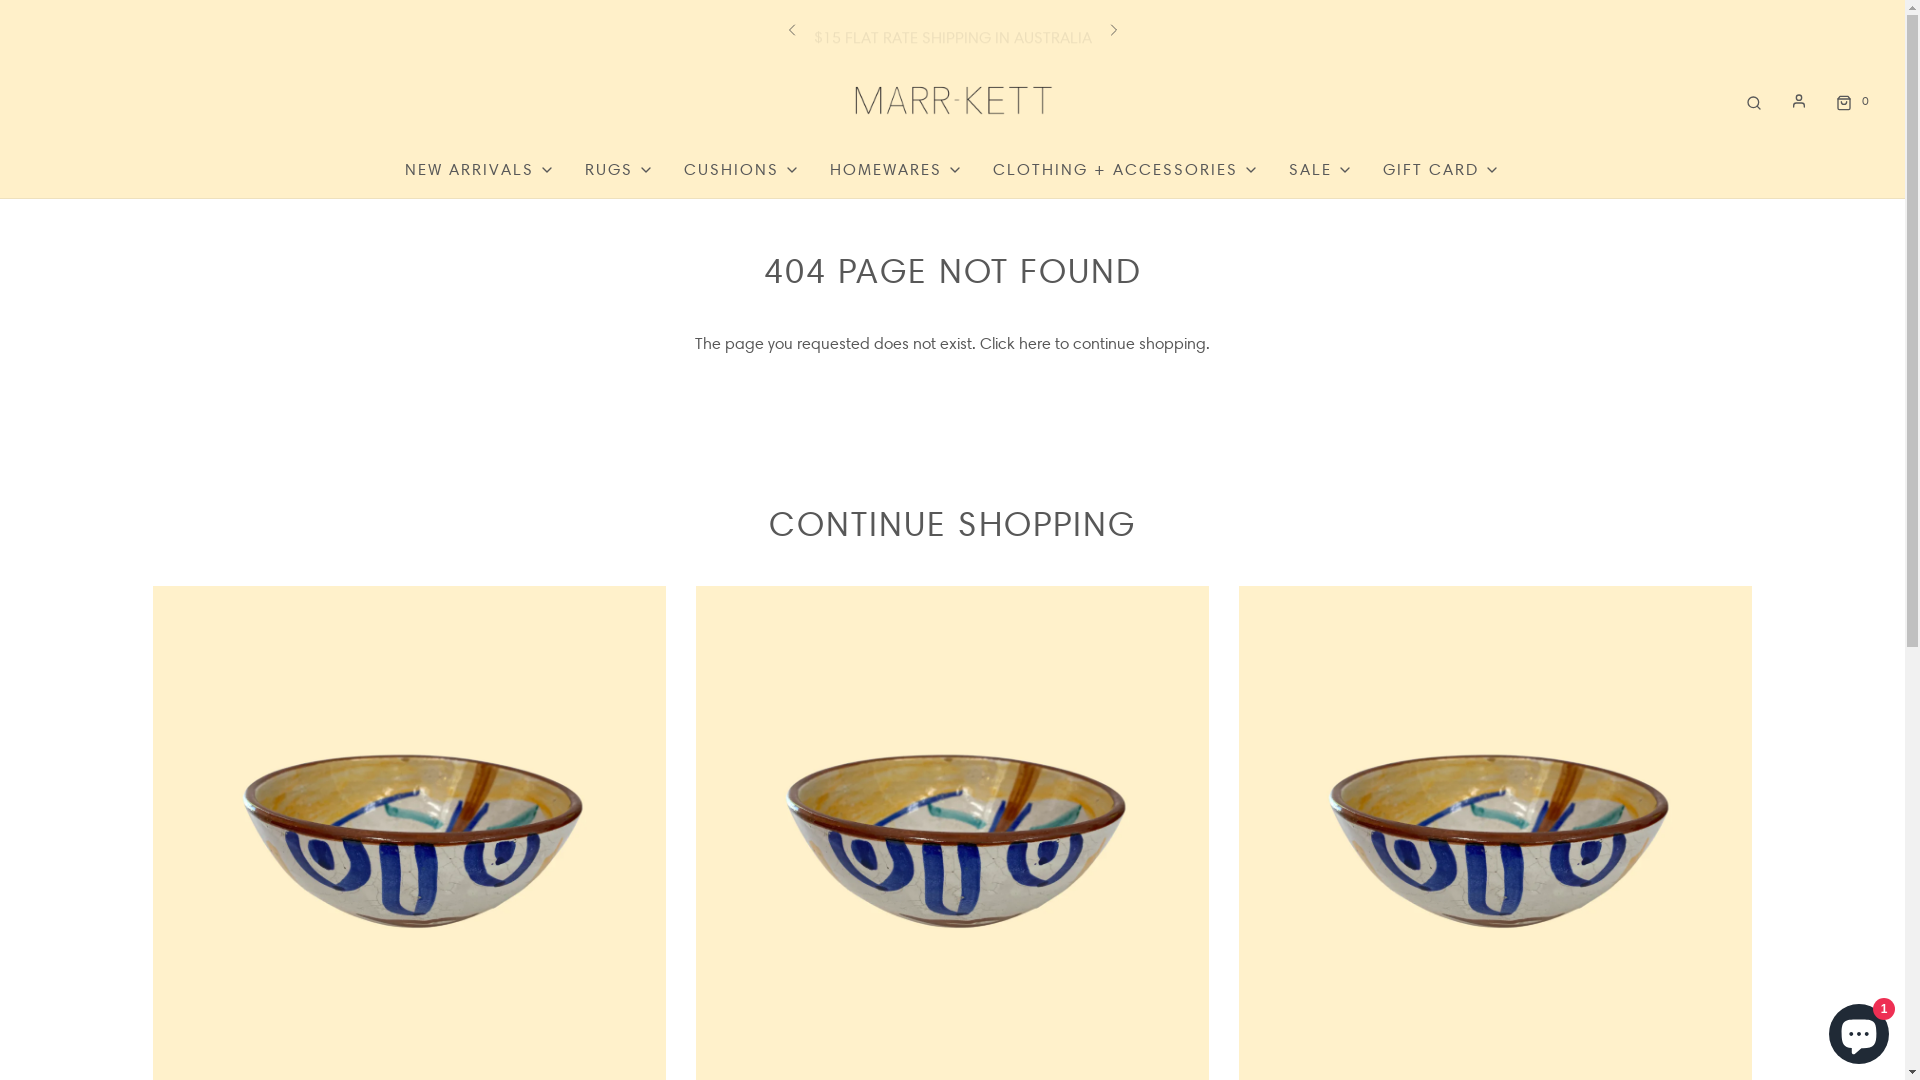 The image size is (1920, 1080). What do you see at coordinates (741, 168) in the screenshot?
I see `'CUSHIONS'` at bounding box center [741, 168].